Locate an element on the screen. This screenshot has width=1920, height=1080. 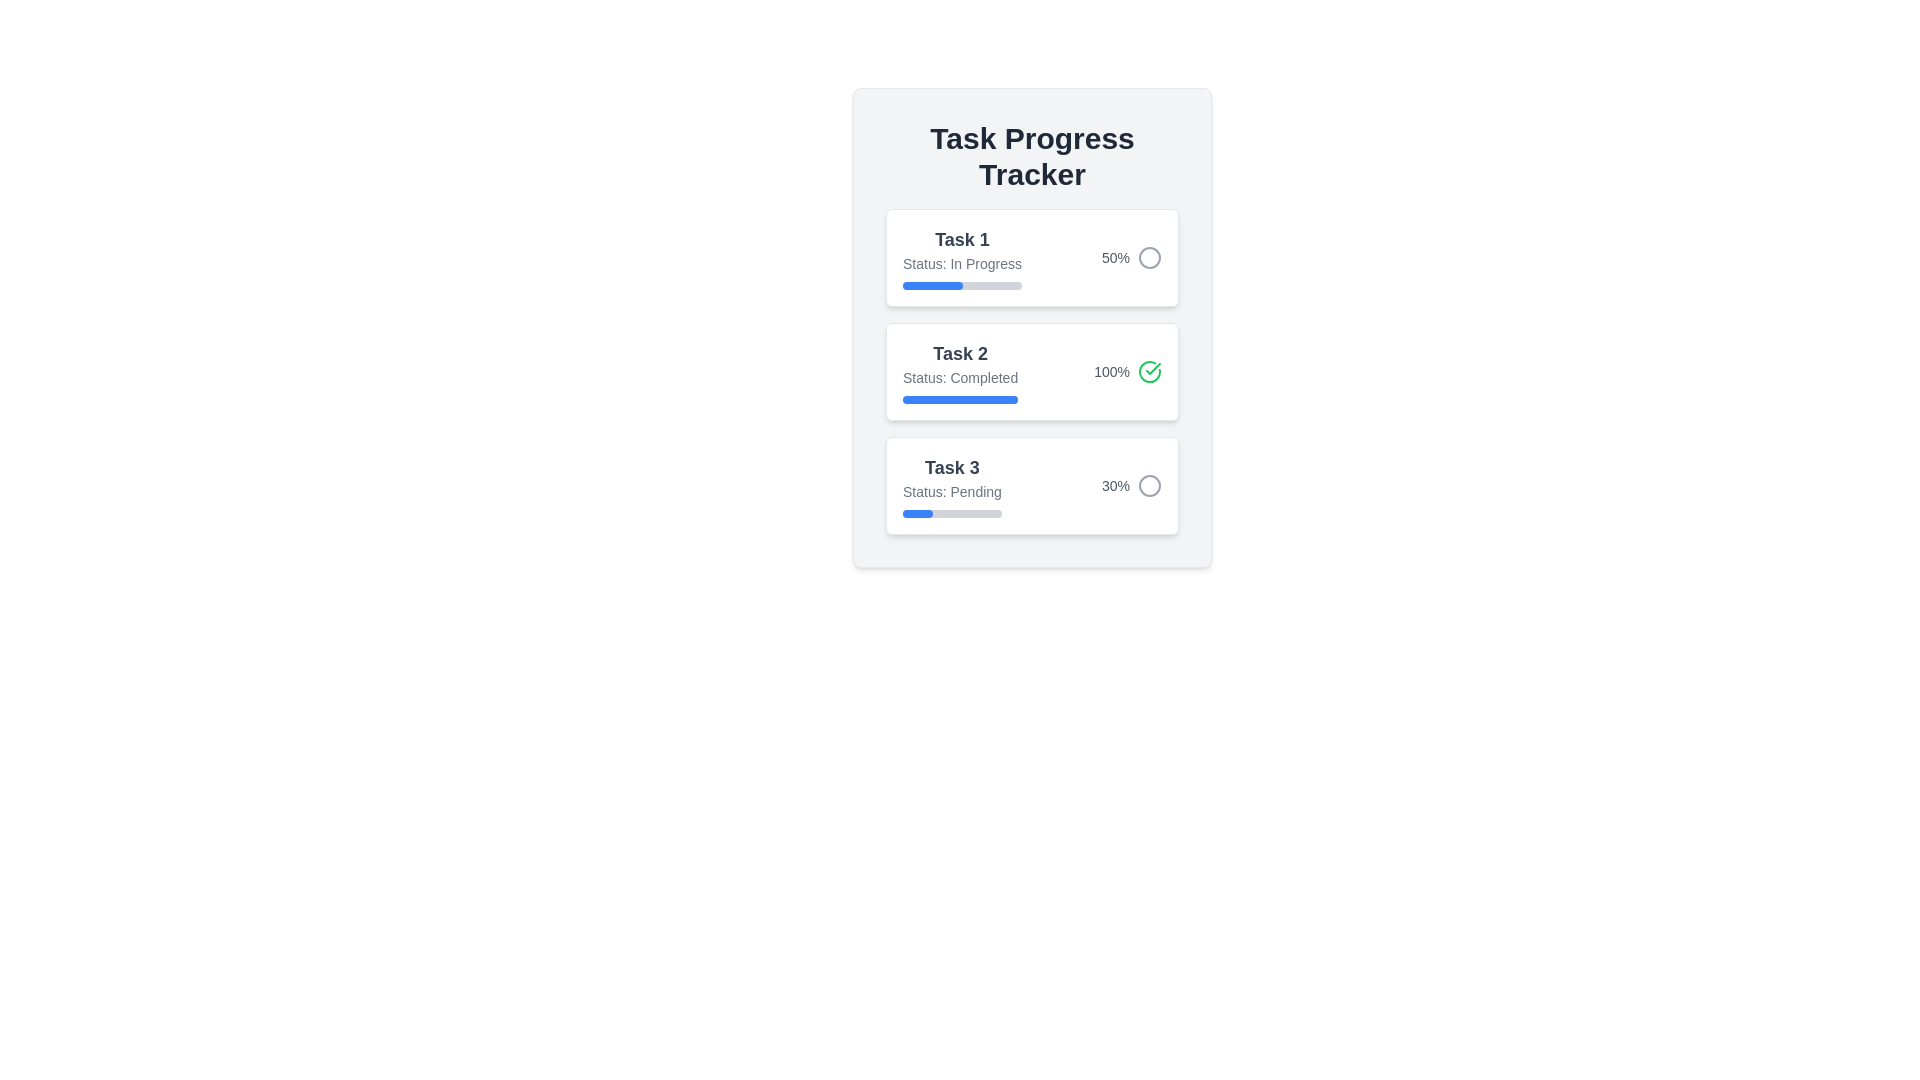
the text label that identifies the task name ('Task 3') and its current status ('Pending') by moving the cursor to its center point is located at coordinates (951, 486).